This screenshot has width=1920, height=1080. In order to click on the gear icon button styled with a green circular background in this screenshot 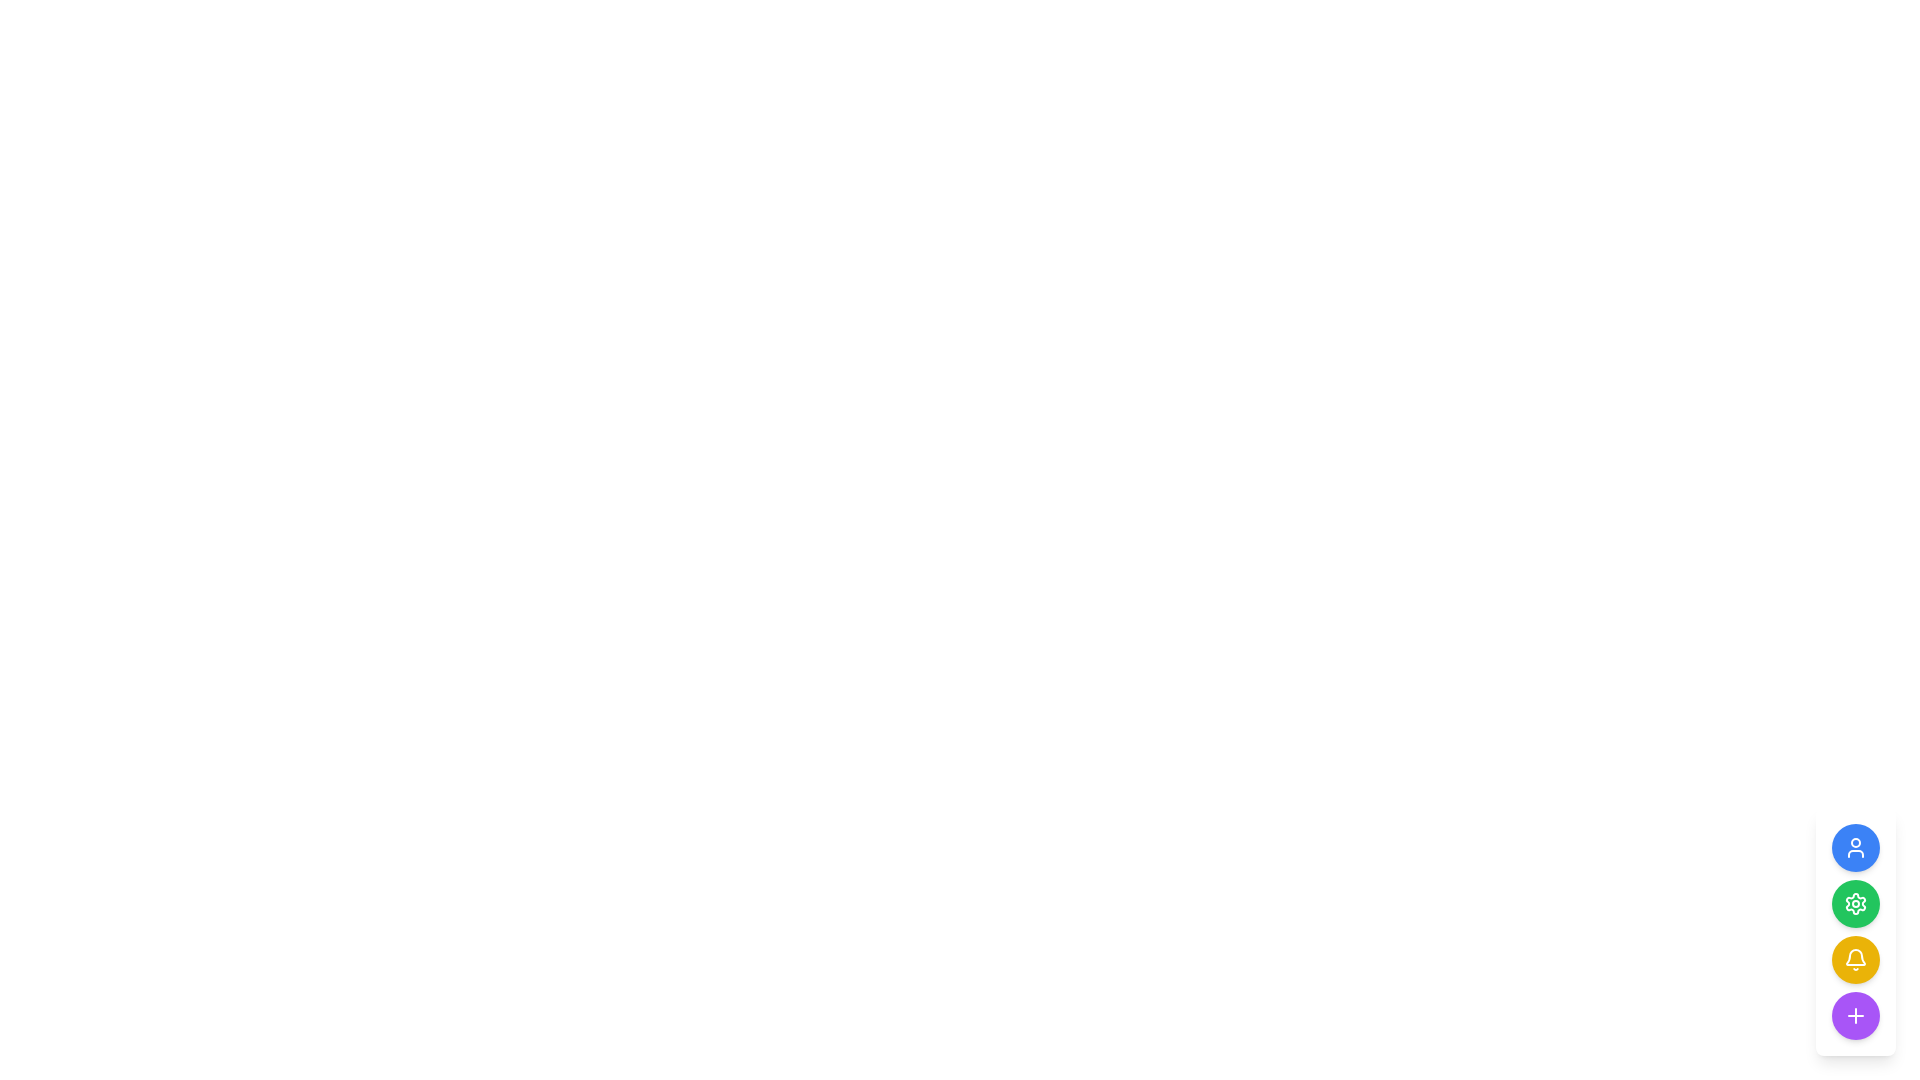, I will do `click(1855, 903)`.